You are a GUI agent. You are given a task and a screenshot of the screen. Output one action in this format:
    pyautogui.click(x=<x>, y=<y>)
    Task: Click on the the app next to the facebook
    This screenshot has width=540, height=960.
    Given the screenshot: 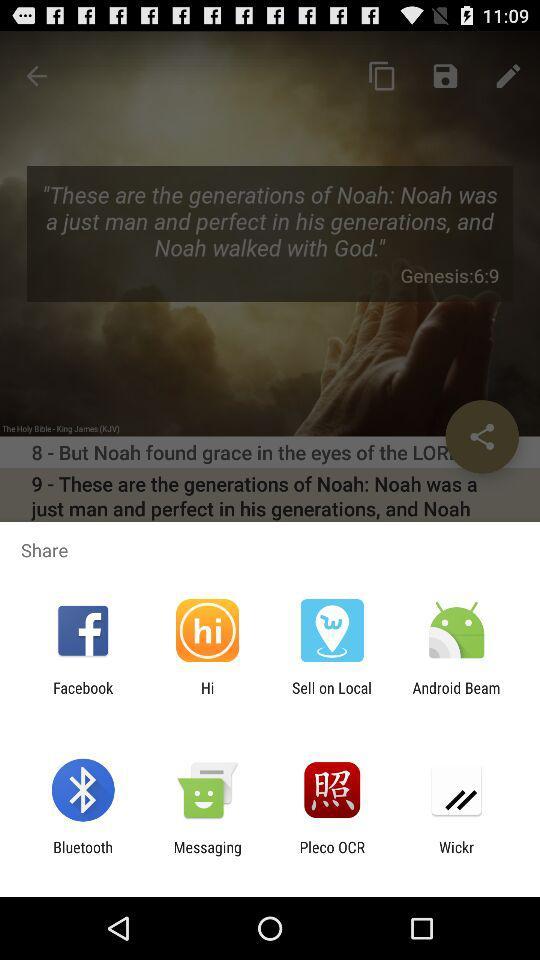 What is the action you would take?
    pyautogui.click(x=206, y=696)
    